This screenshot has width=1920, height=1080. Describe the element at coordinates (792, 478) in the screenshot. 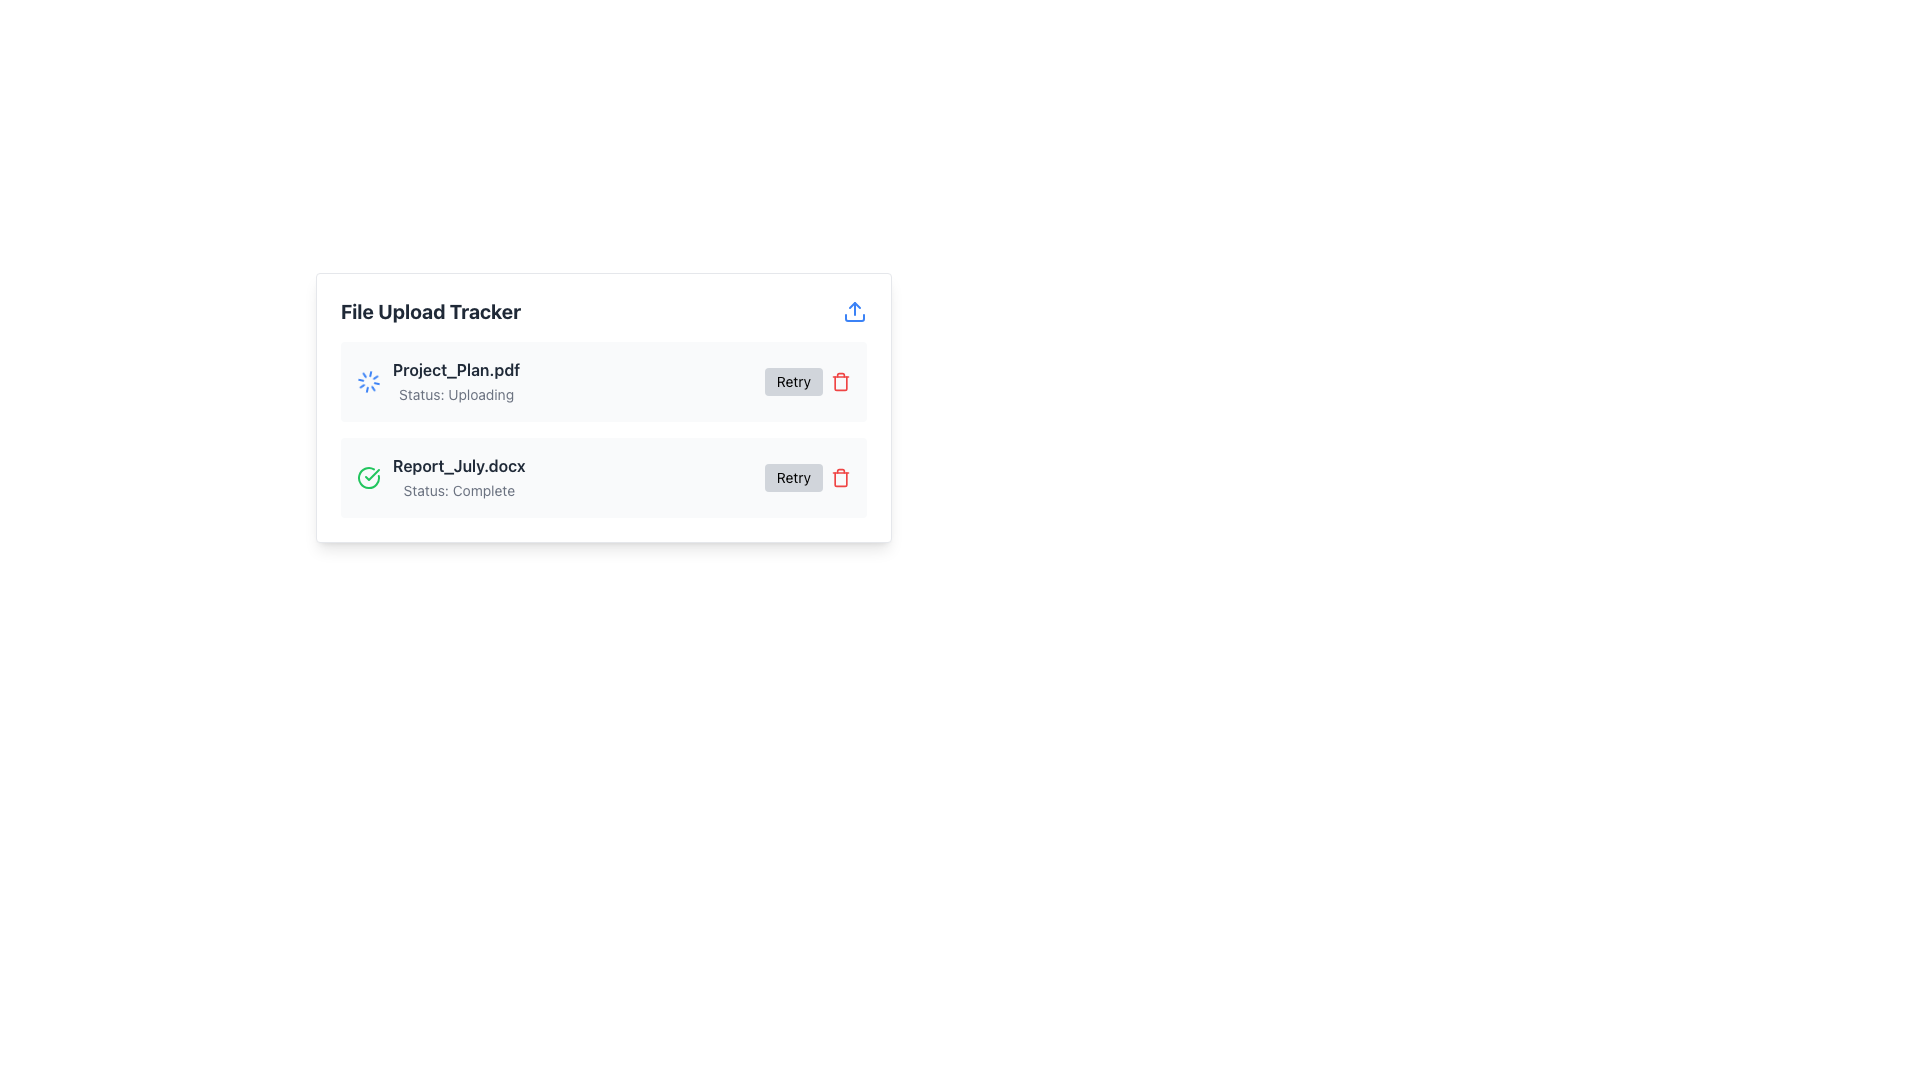

I see `the retry button located in the second row of the file upload list interface, adjacent to the file 'Report_July.docx', and to the left of the red trash icon` at that location.